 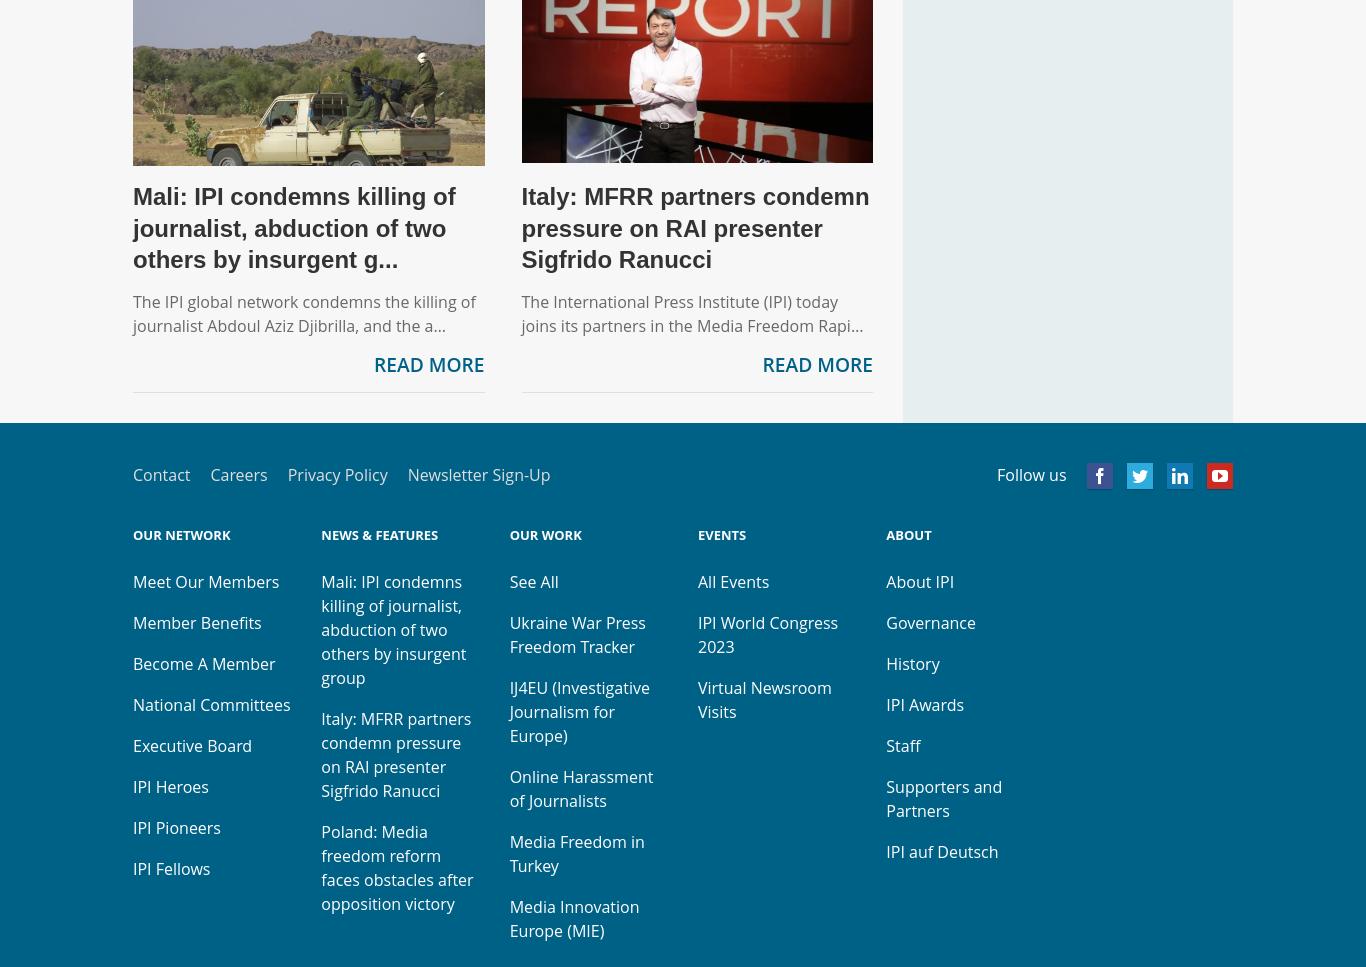 I want to click on 'IPI Heroes', so click(x=132, y=786).